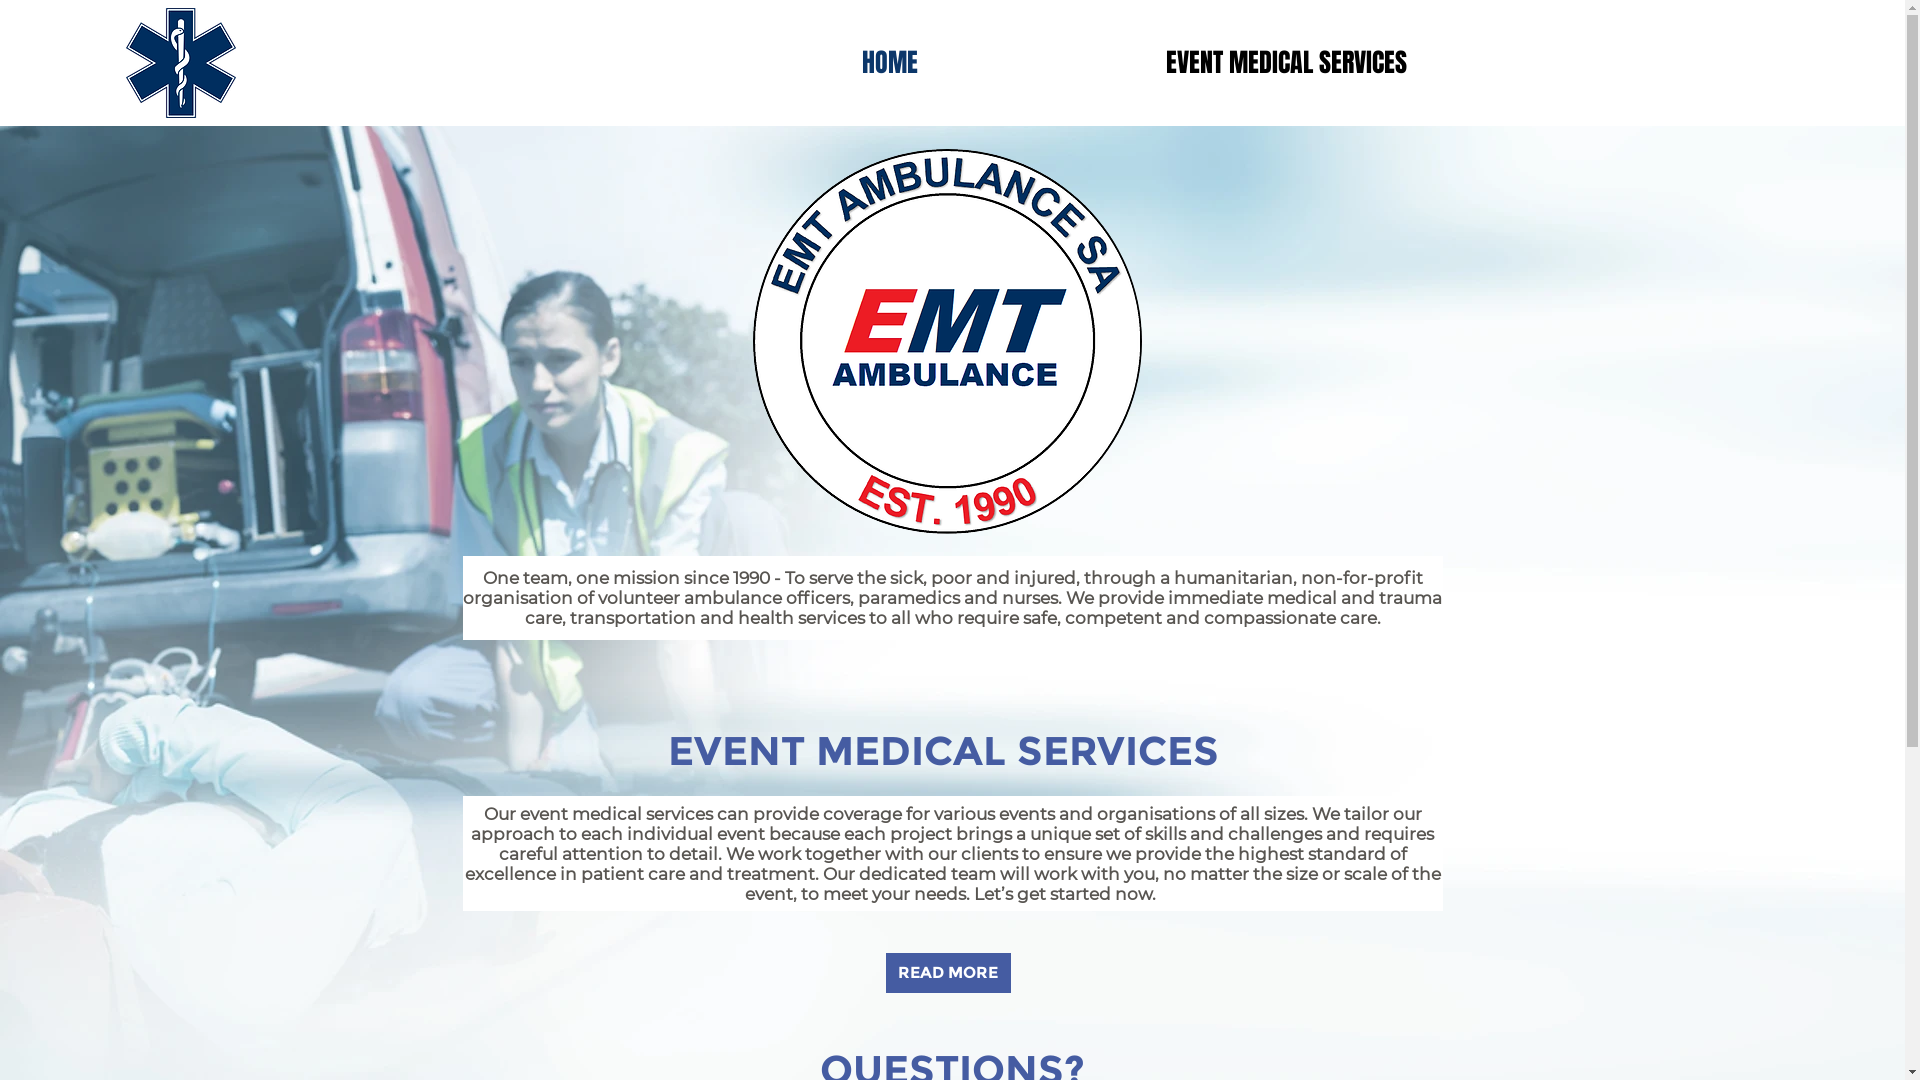 Image resolution: width=1920 pixels, height=1080 pixels. What do you see at coordinates (888, 61) in the screenshot?
I see `'HOME'` at bounding box center [888, 61].